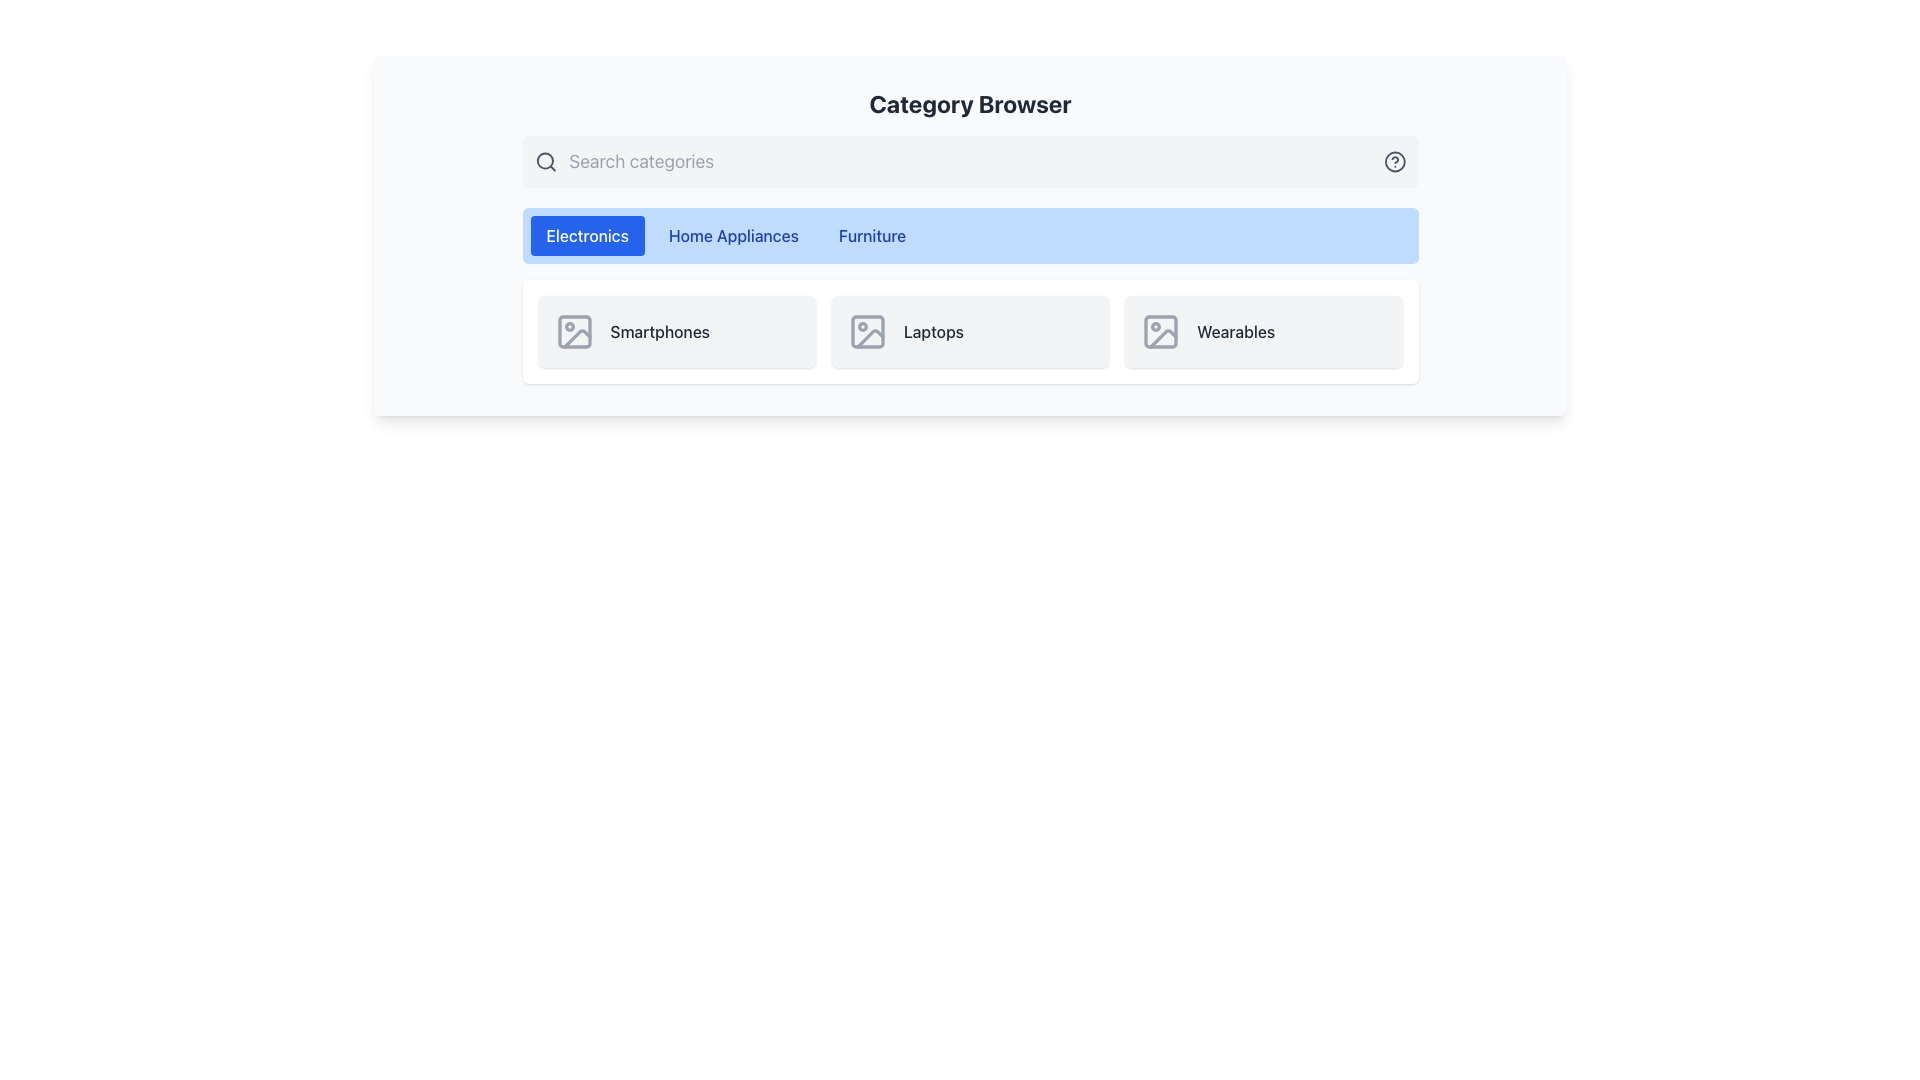 The image size is (1920, 1080). What do you see at coordinates (932, 330) in the screenshot?
I see `the 'Laptops' category text label, which is the second option in the horizontally aligned list of categories under the 'Electronics' tab` at bounding box center [932, 330].